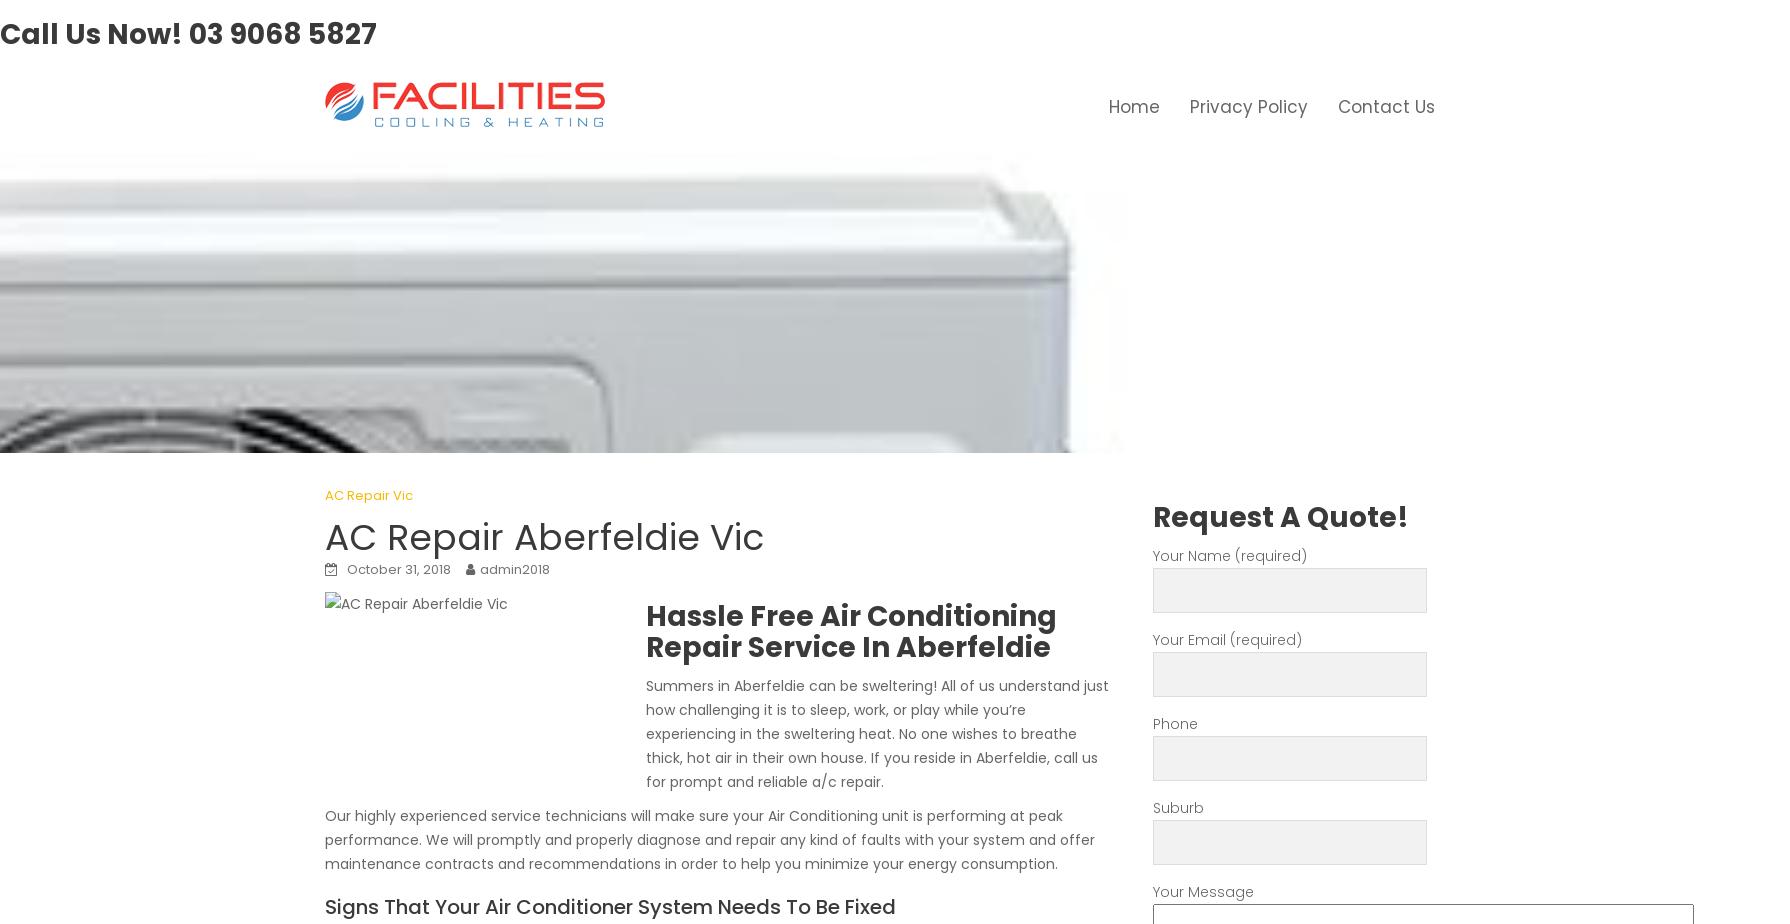 This screenshot has height=924, width=1790. Describe the element at coordinates (368, 494) in the screenshot. I see `'AC Repair Vic'` at that location.